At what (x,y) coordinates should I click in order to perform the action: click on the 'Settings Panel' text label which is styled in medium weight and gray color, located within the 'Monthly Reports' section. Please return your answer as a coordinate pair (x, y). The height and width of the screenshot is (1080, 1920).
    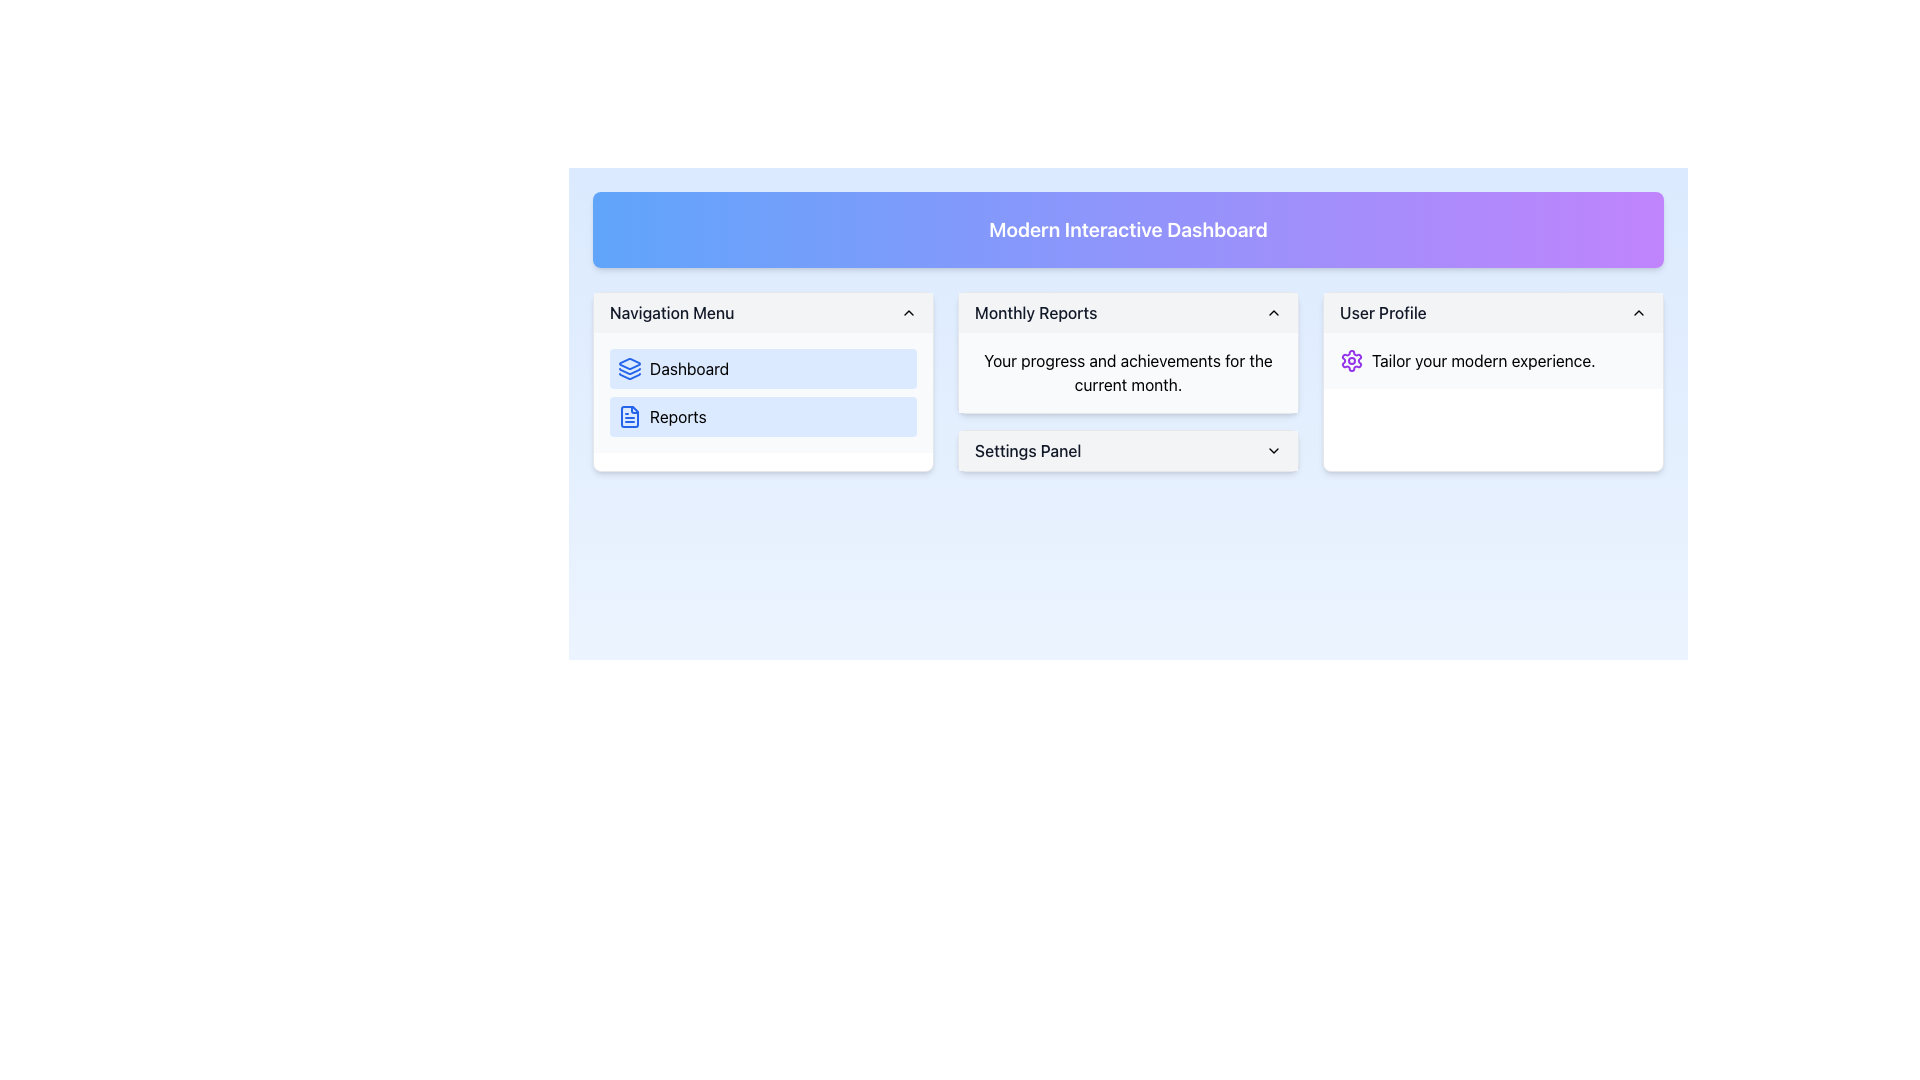
    Looking at the image, I should click on (1028, 451).